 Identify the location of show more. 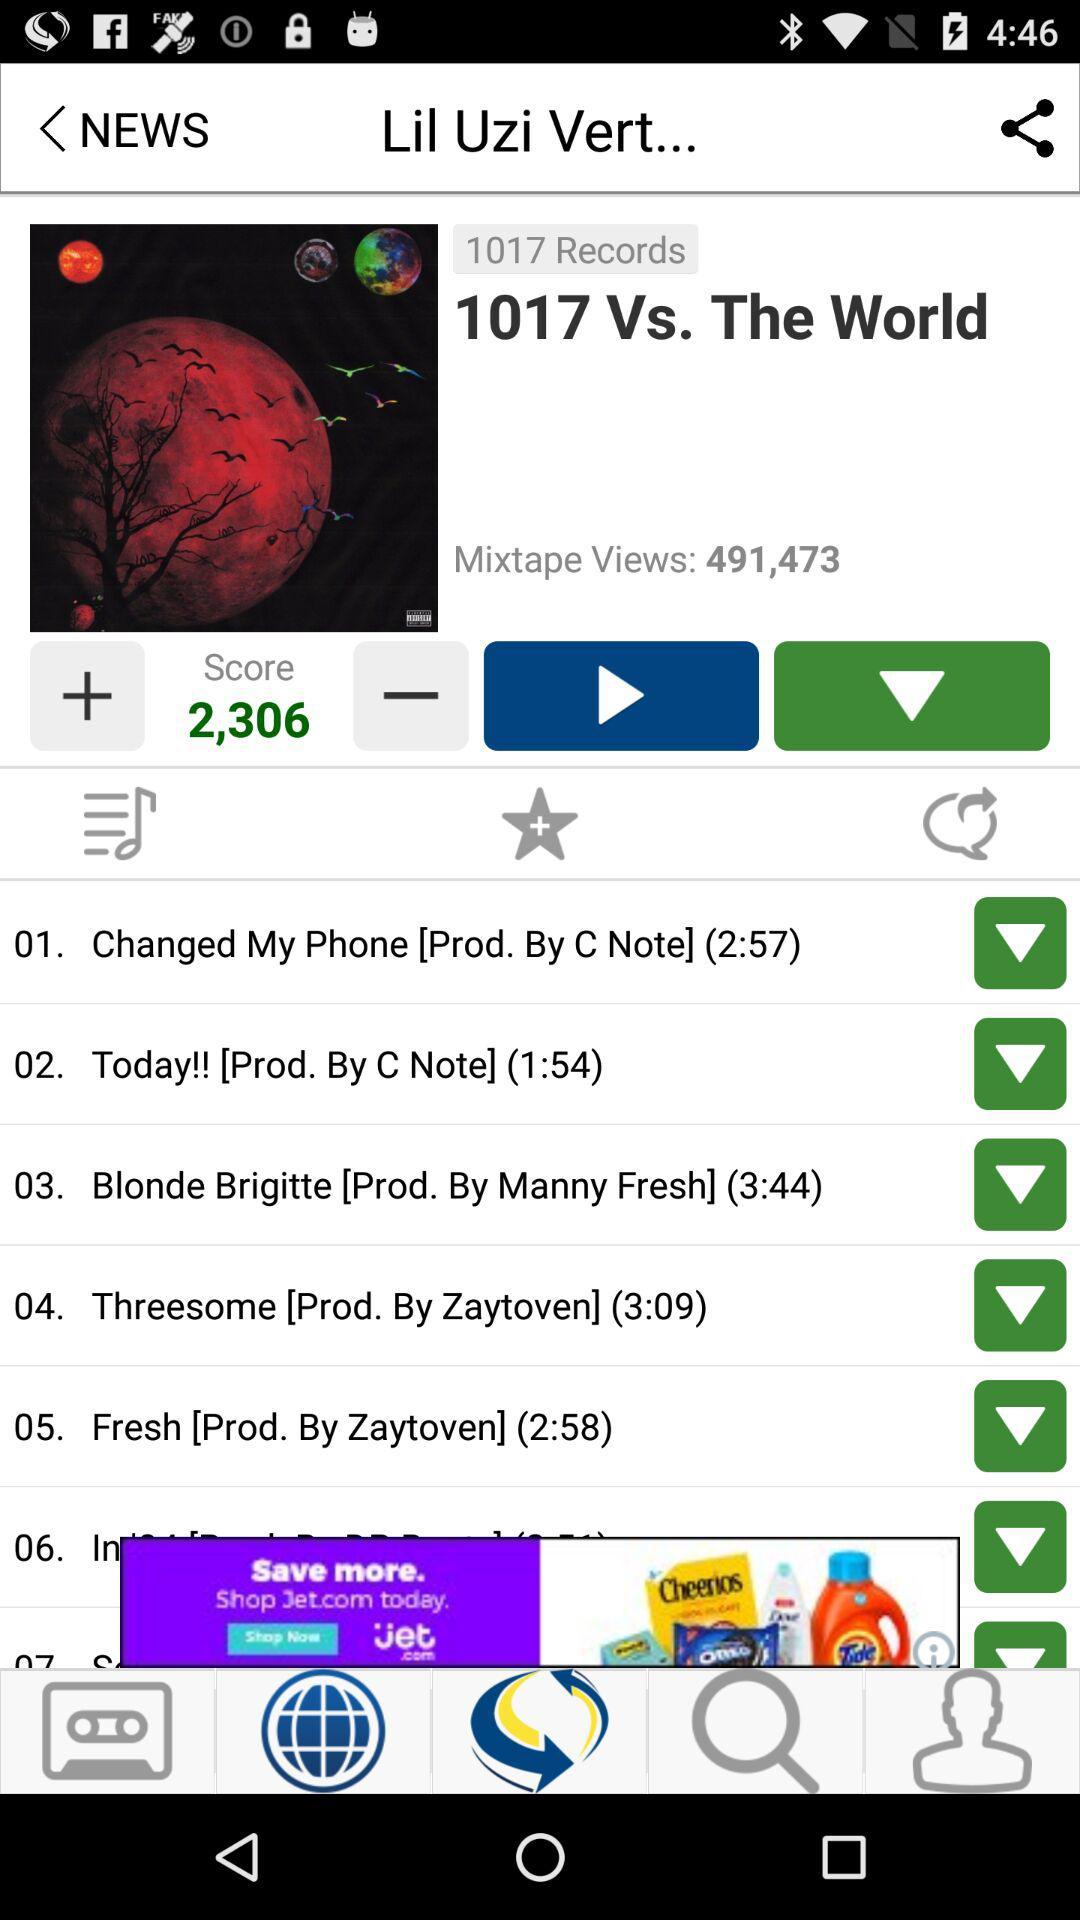
(1020, 1184).